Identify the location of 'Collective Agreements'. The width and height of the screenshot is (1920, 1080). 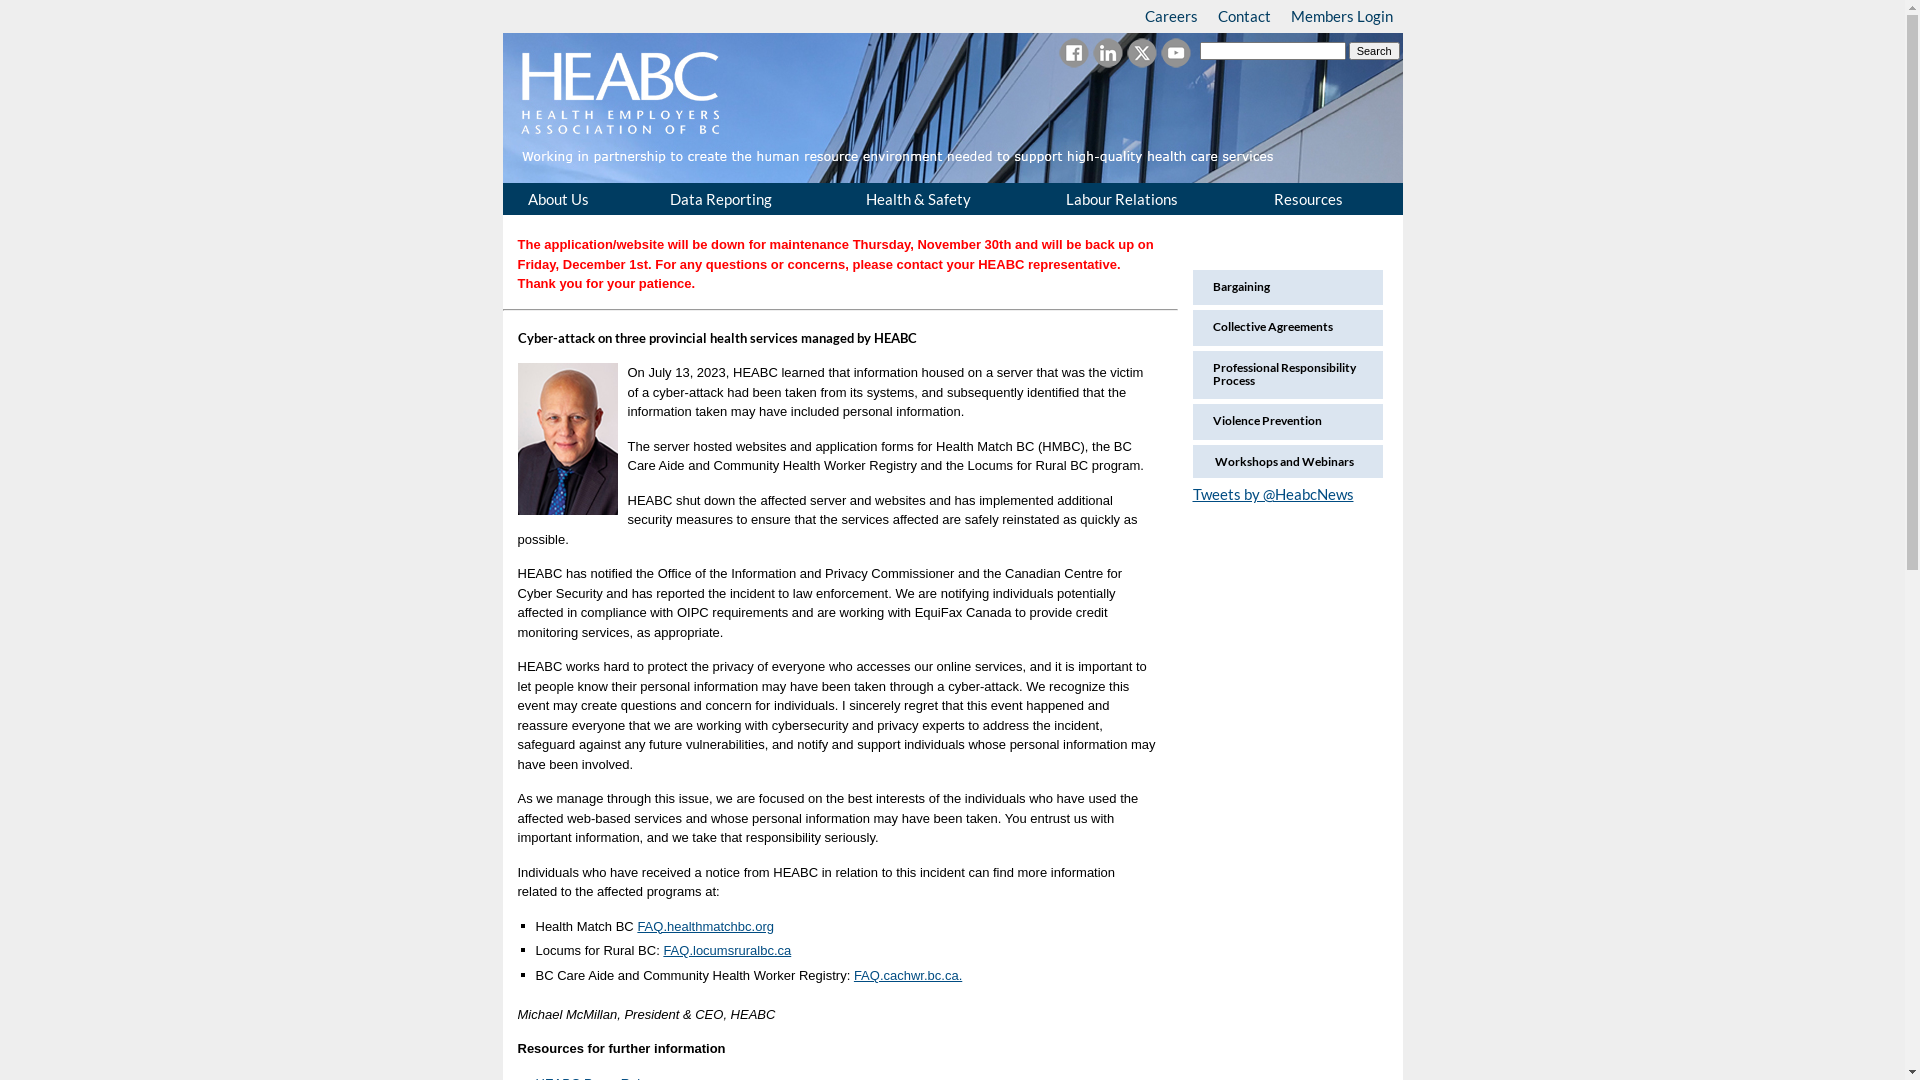
(1191, 338).